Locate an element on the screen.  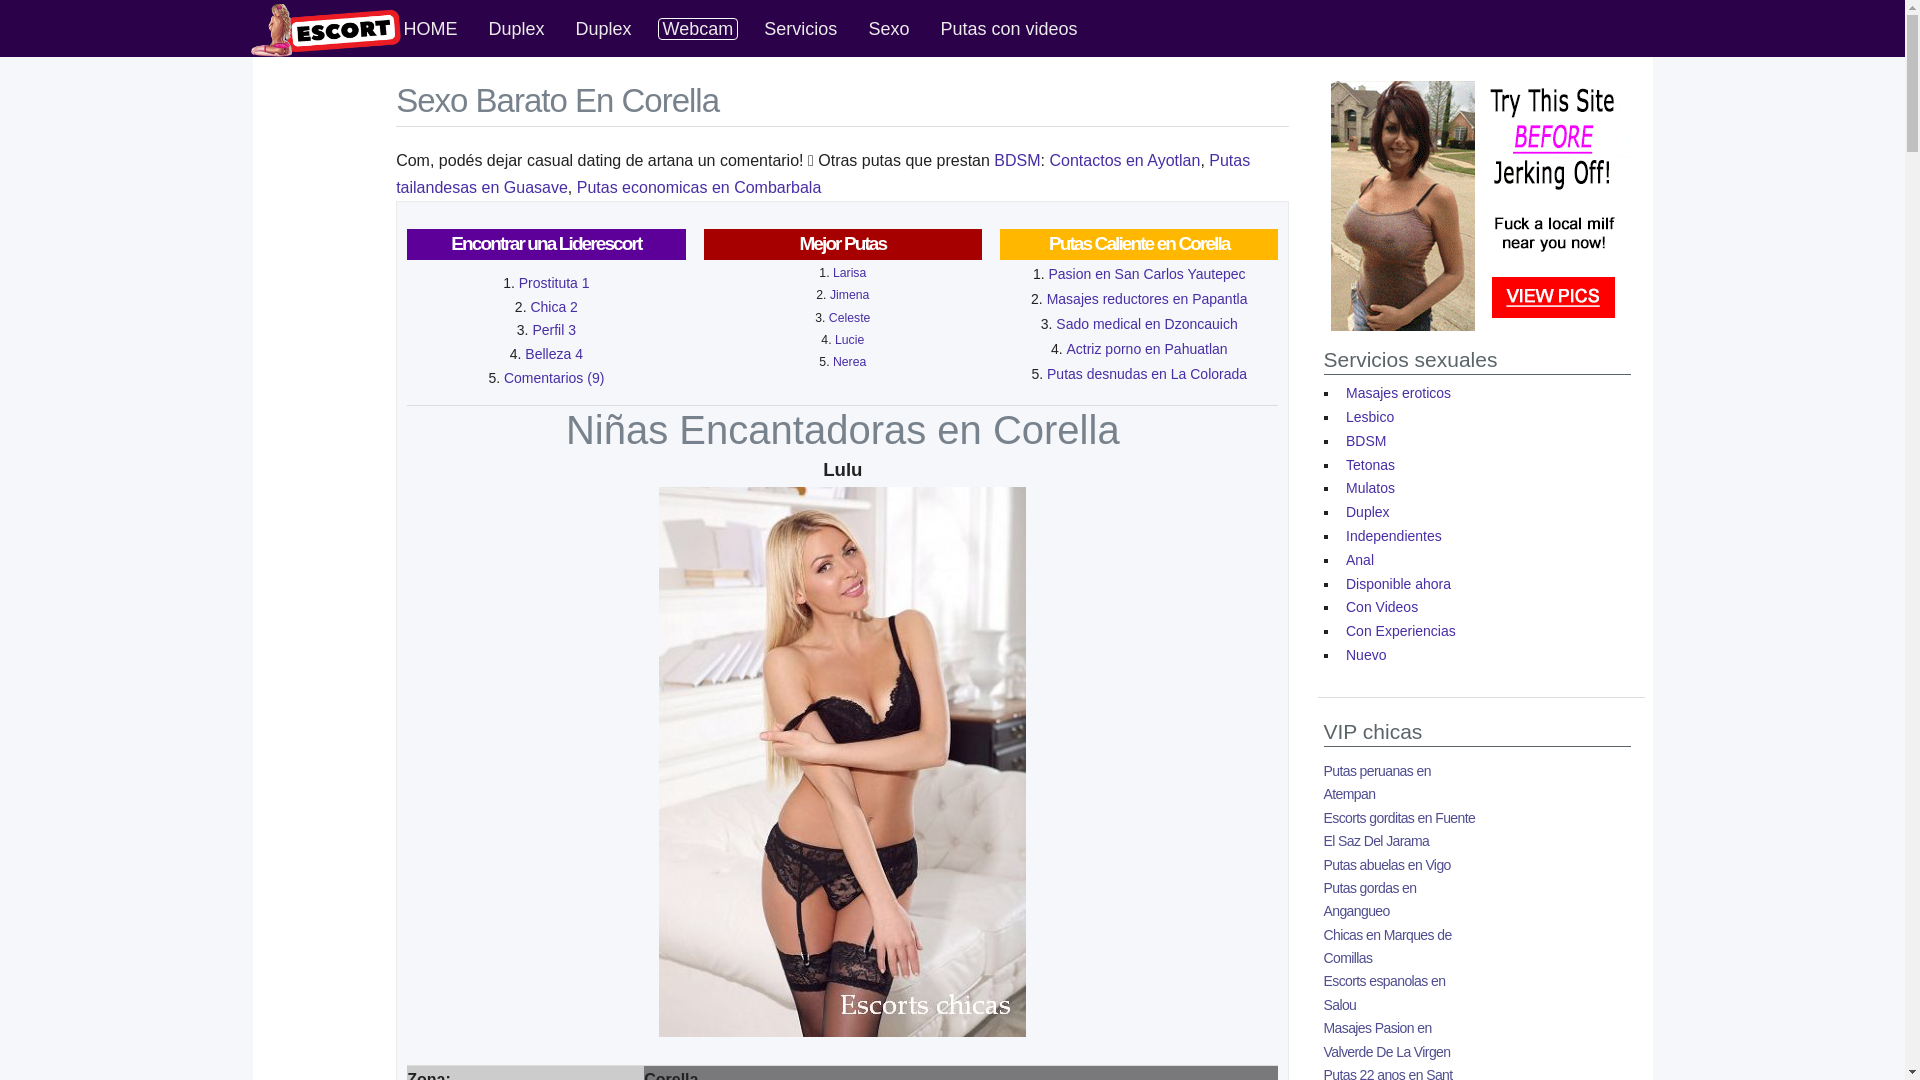
'Prostituta 1' is located at coordinates (554, 282).